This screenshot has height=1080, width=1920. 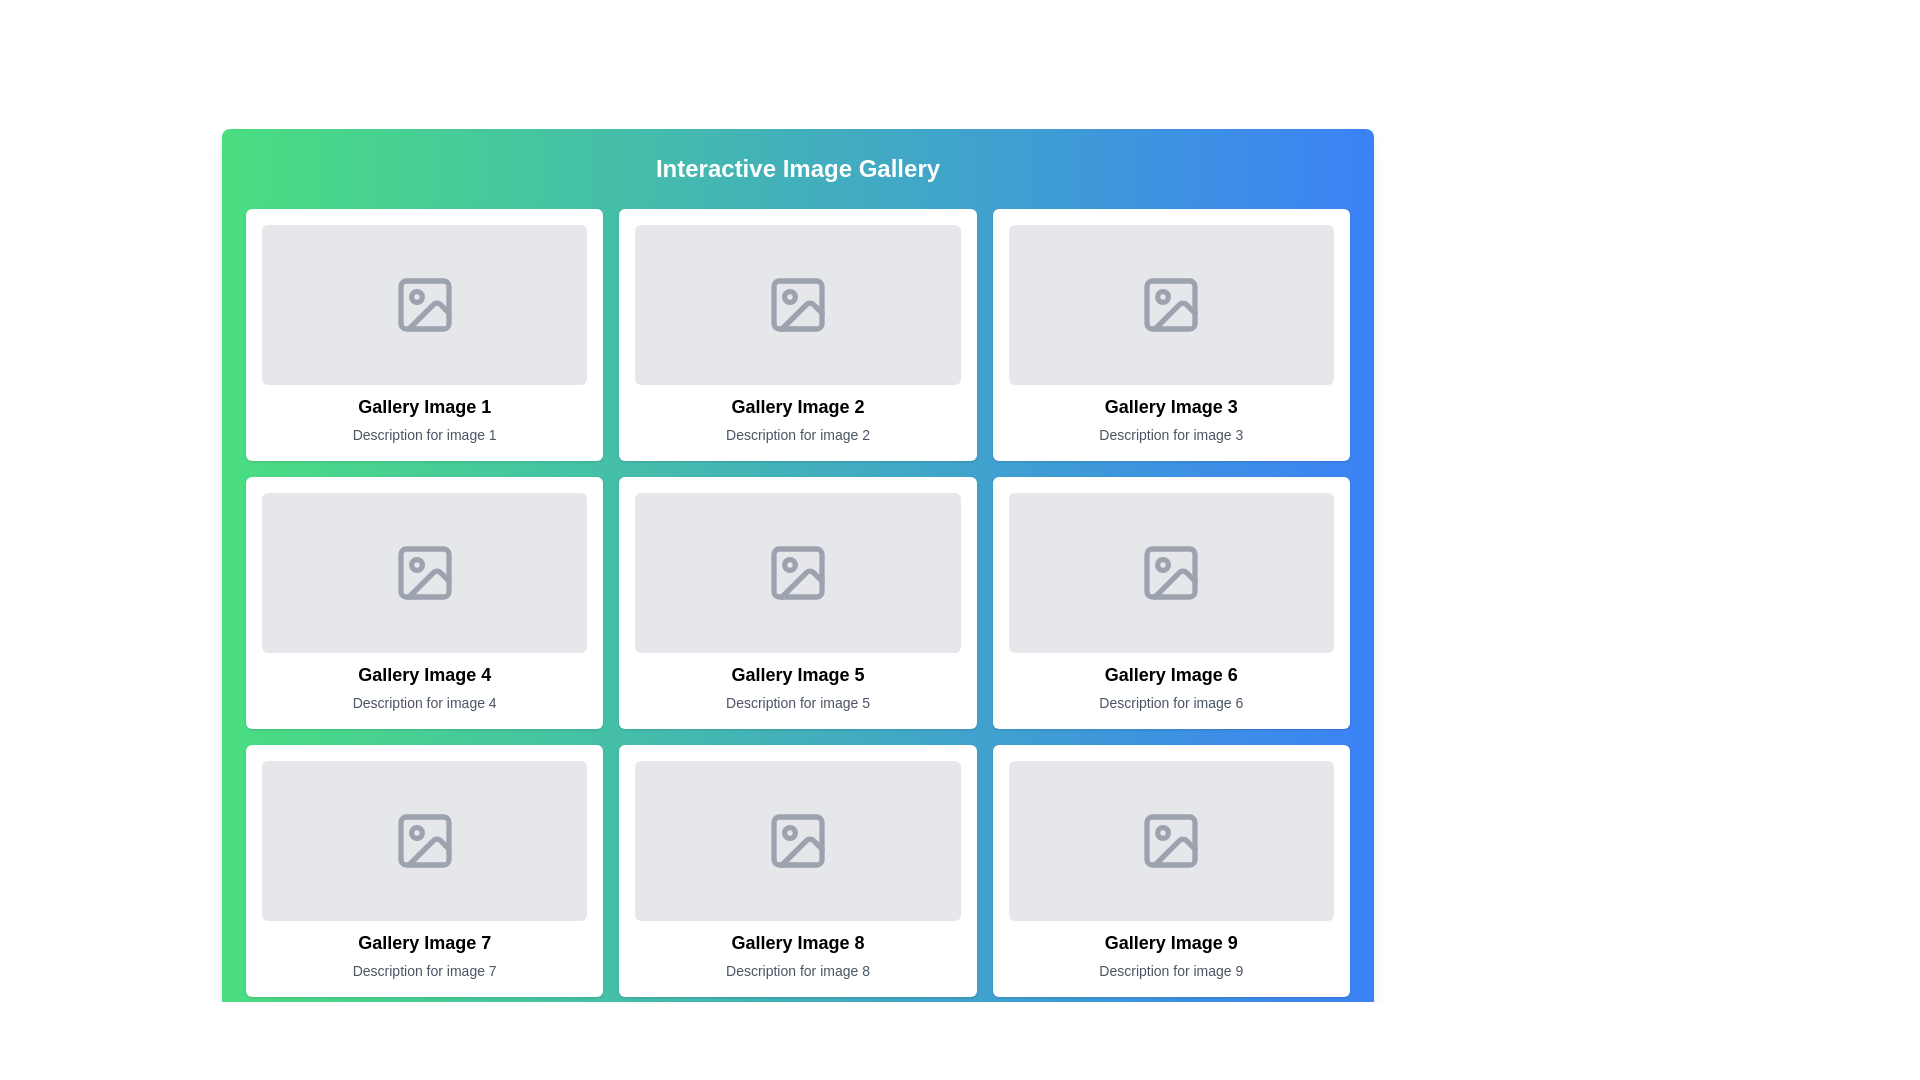 I want to click on rectangular shape with rounded corners located inside the eighth item of a 3x3 grid layout in the middle of the image gallery using accessibility tools, so click(x=796, y=840).